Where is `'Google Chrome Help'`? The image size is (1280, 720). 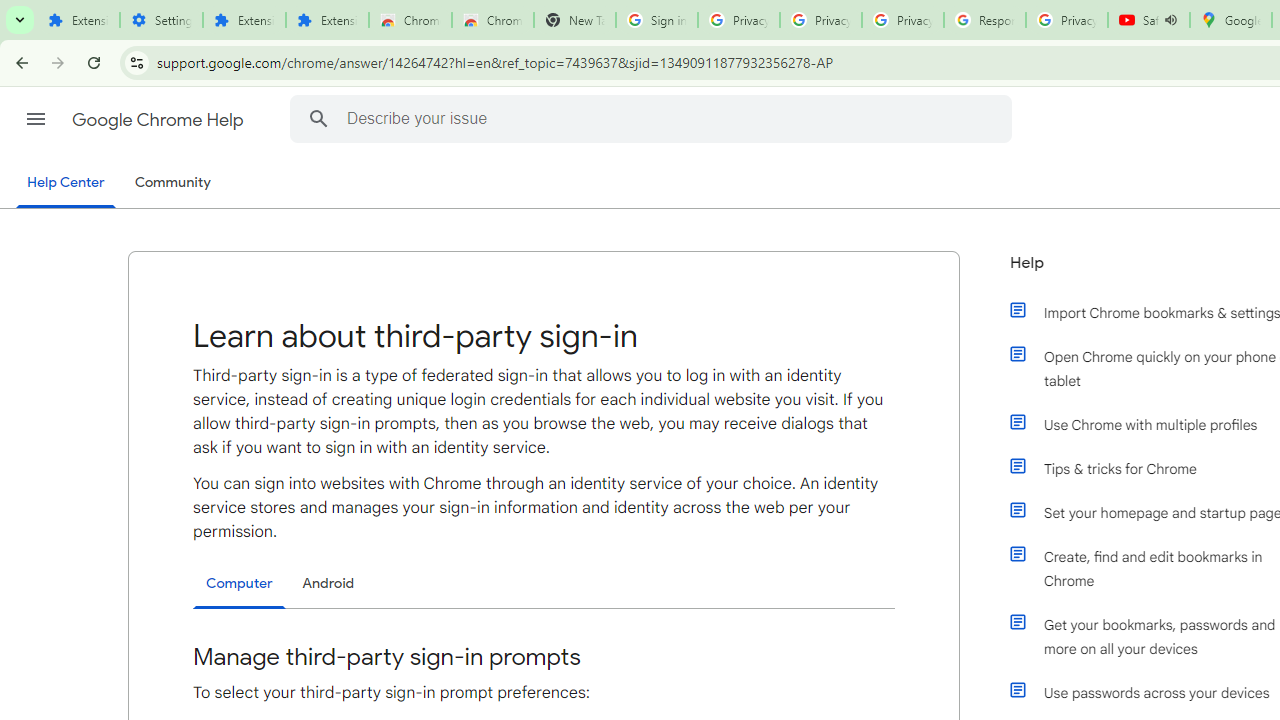
'Google Chrome Help' is located at coordinates (160, 119).